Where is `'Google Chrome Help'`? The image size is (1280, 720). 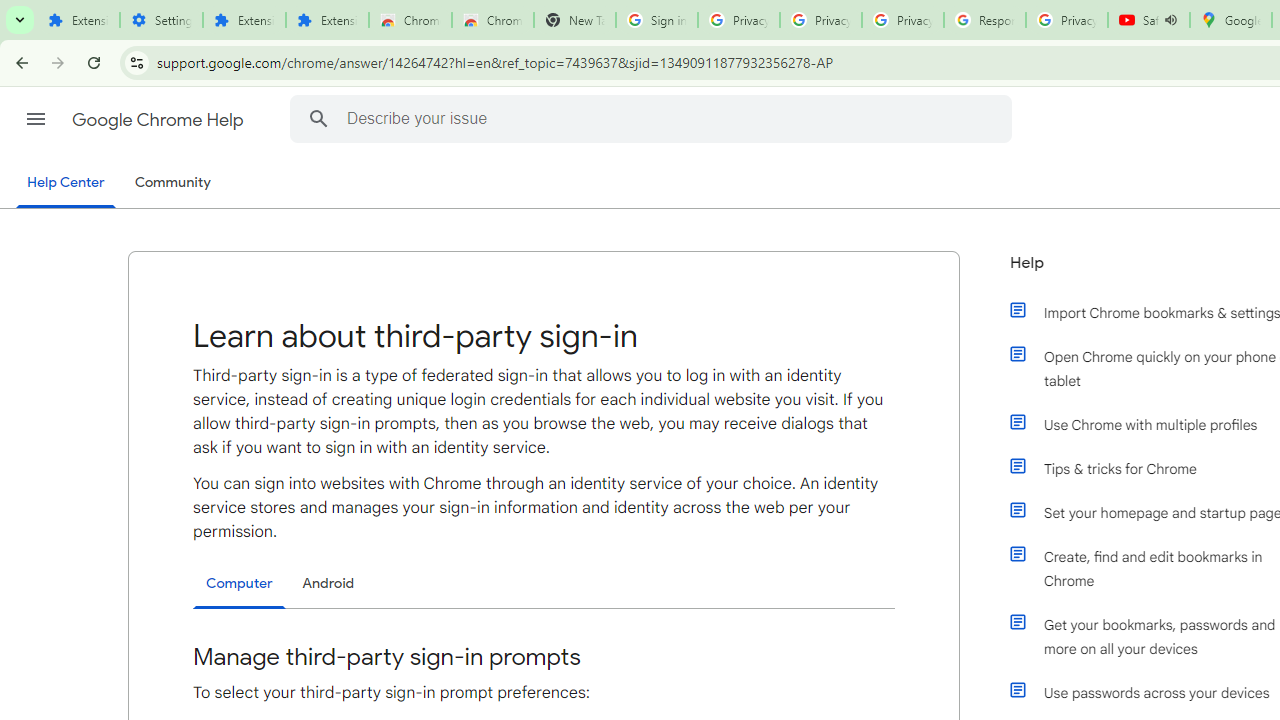
'Google Chrome Help' is located at coordinates (160, 119).